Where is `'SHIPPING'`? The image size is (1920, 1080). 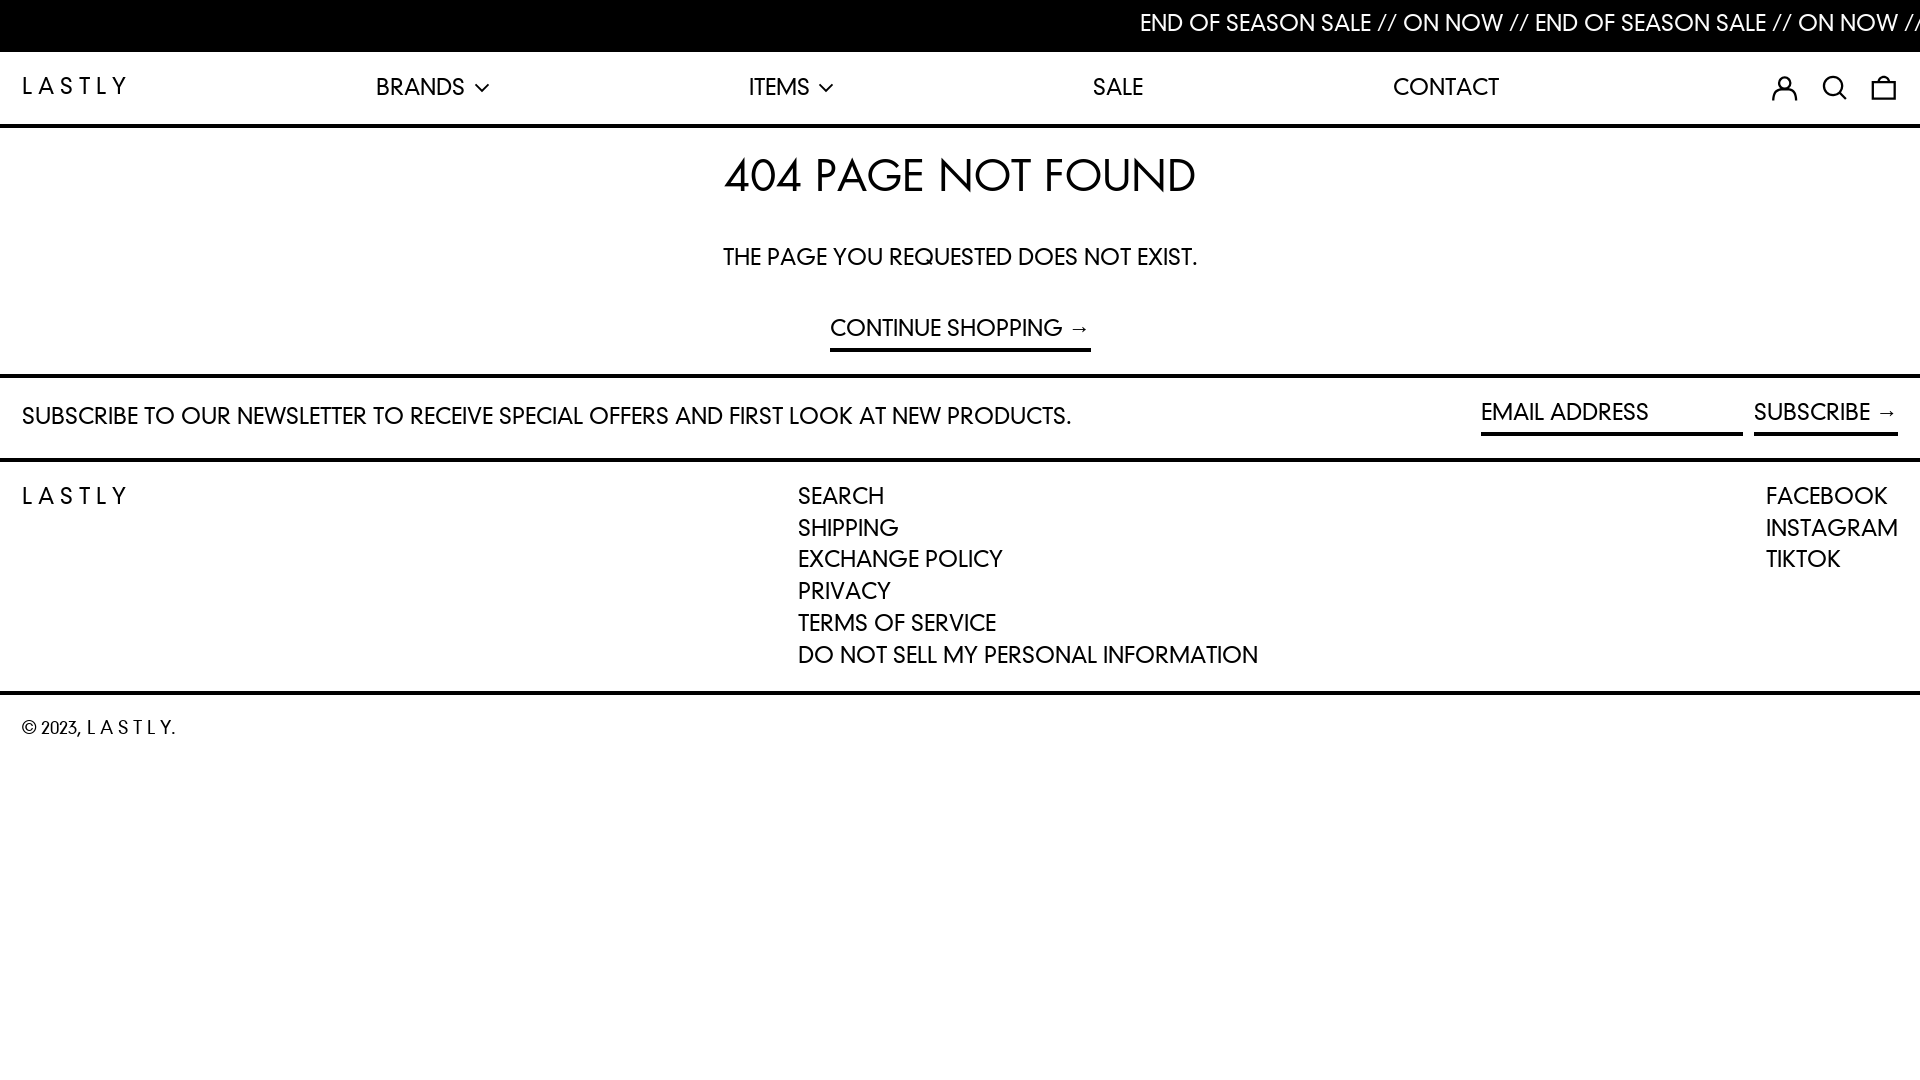
'SHIPPING' is located at coordinates (848, 527).